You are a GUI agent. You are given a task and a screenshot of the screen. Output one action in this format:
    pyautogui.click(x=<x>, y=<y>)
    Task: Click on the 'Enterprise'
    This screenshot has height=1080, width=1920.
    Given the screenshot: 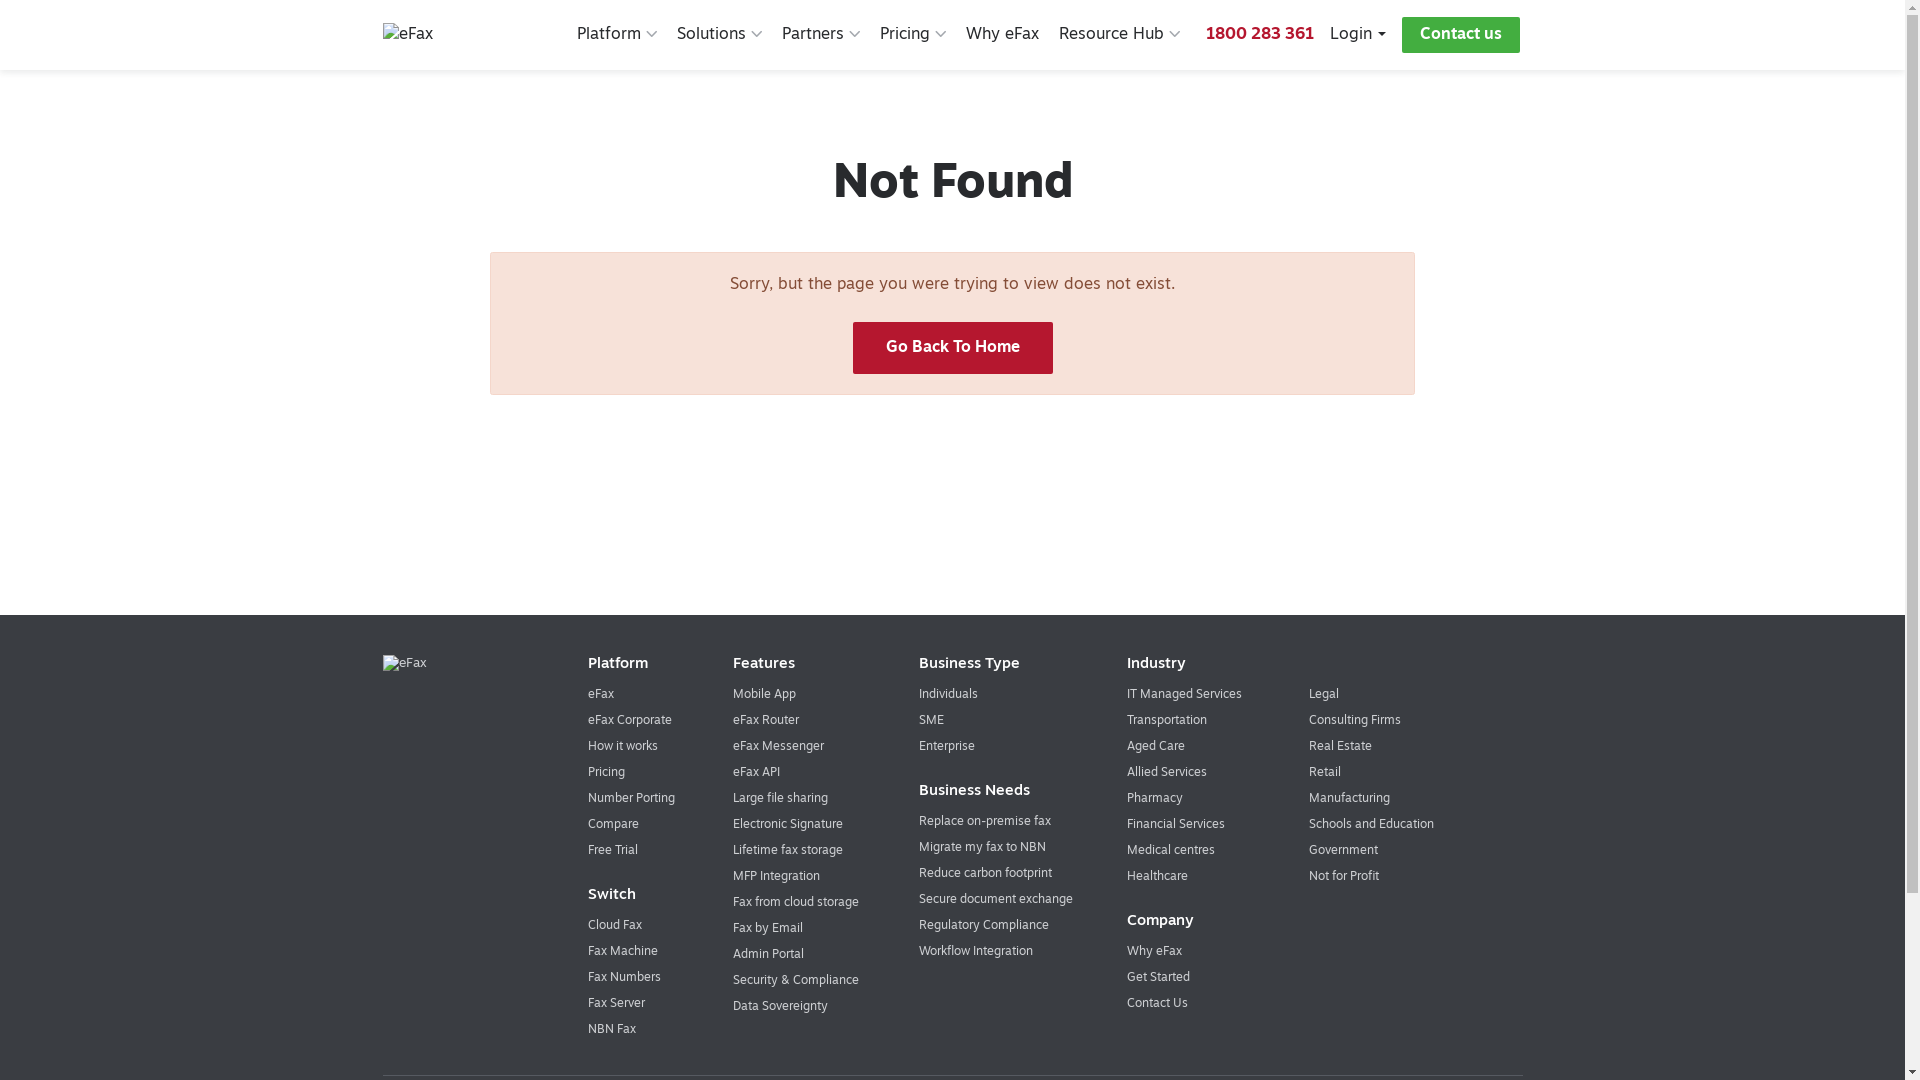 What is the action you would take?
    pyautogui.click(x=945, y=747)
    